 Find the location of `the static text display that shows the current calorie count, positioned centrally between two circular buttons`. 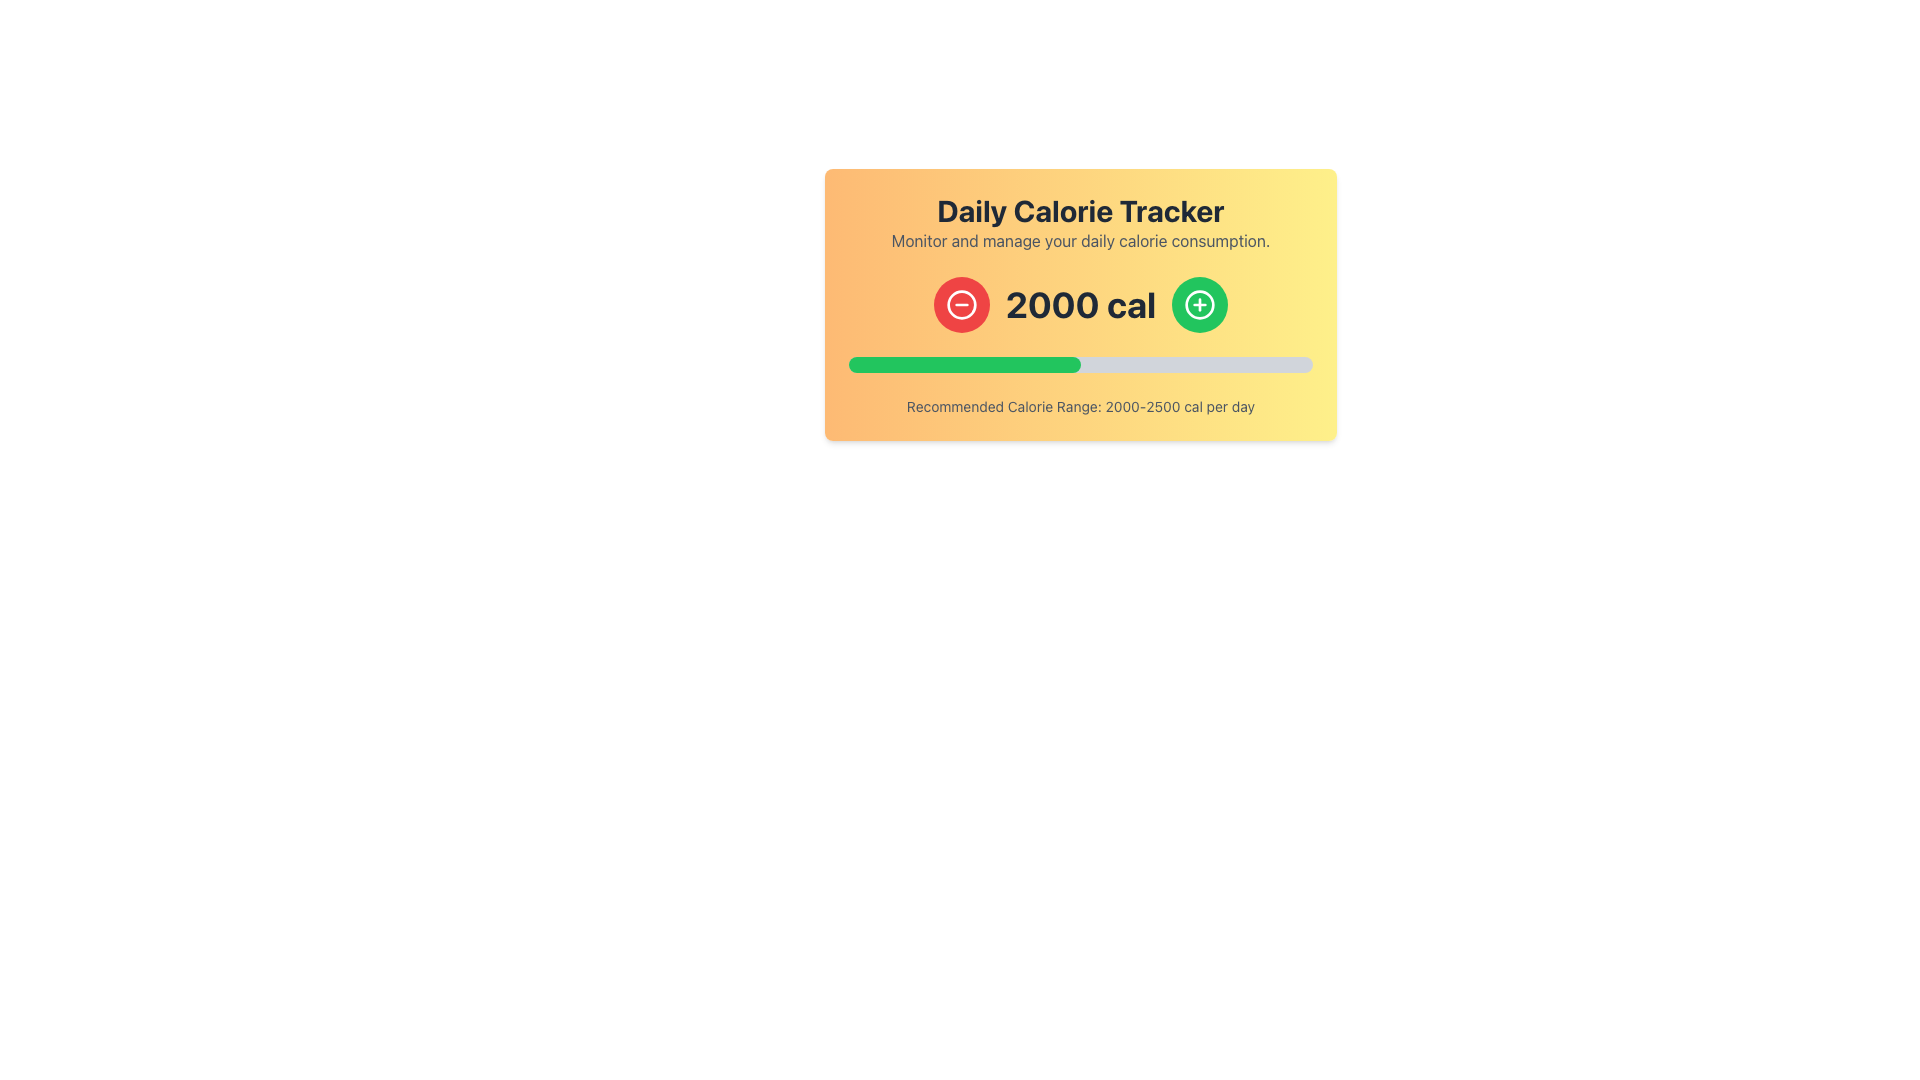

the static text display that shows the current calorie count, positioned centrally between two circular buttons is located at coordinates (1079, 304).